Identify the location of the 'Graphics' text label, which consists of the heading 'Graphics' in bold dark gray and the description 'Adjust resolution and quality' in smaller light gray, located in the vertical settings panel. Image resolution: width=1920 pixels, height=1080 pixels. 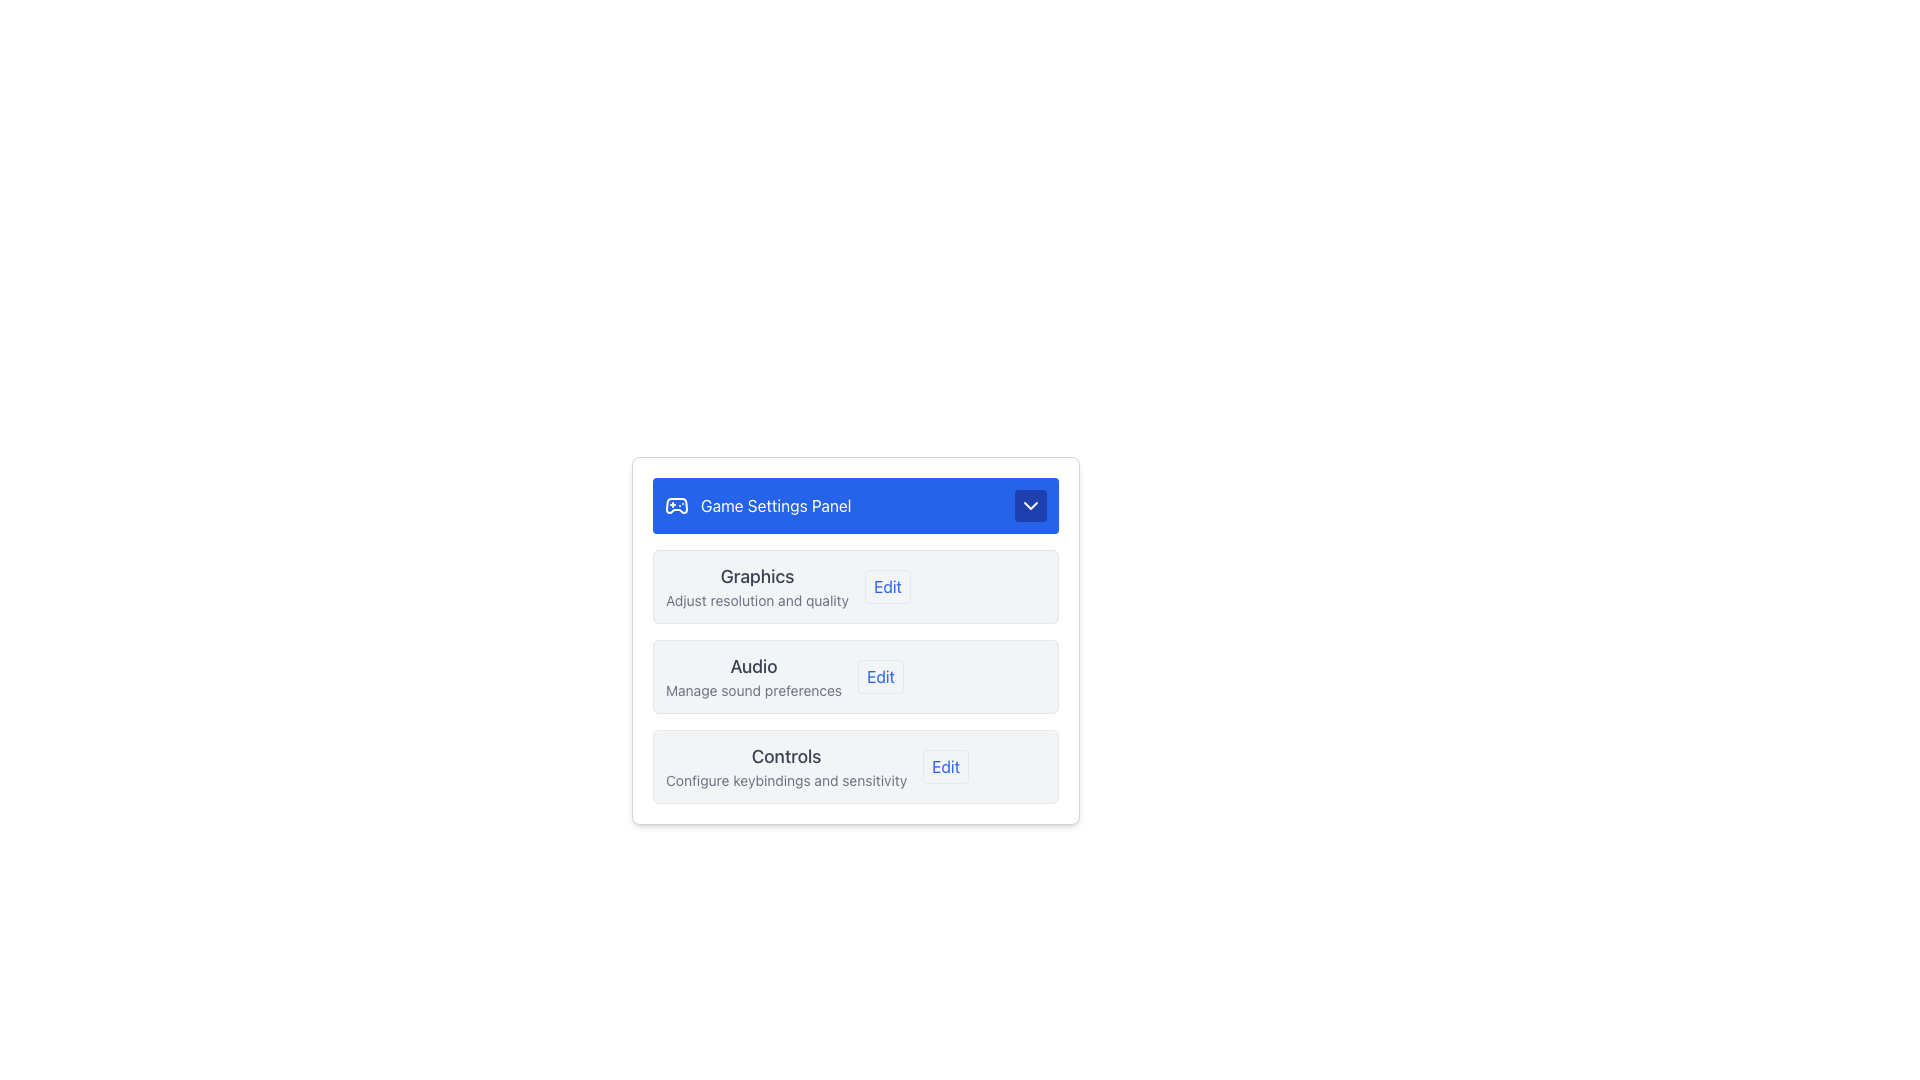
(756, 585).